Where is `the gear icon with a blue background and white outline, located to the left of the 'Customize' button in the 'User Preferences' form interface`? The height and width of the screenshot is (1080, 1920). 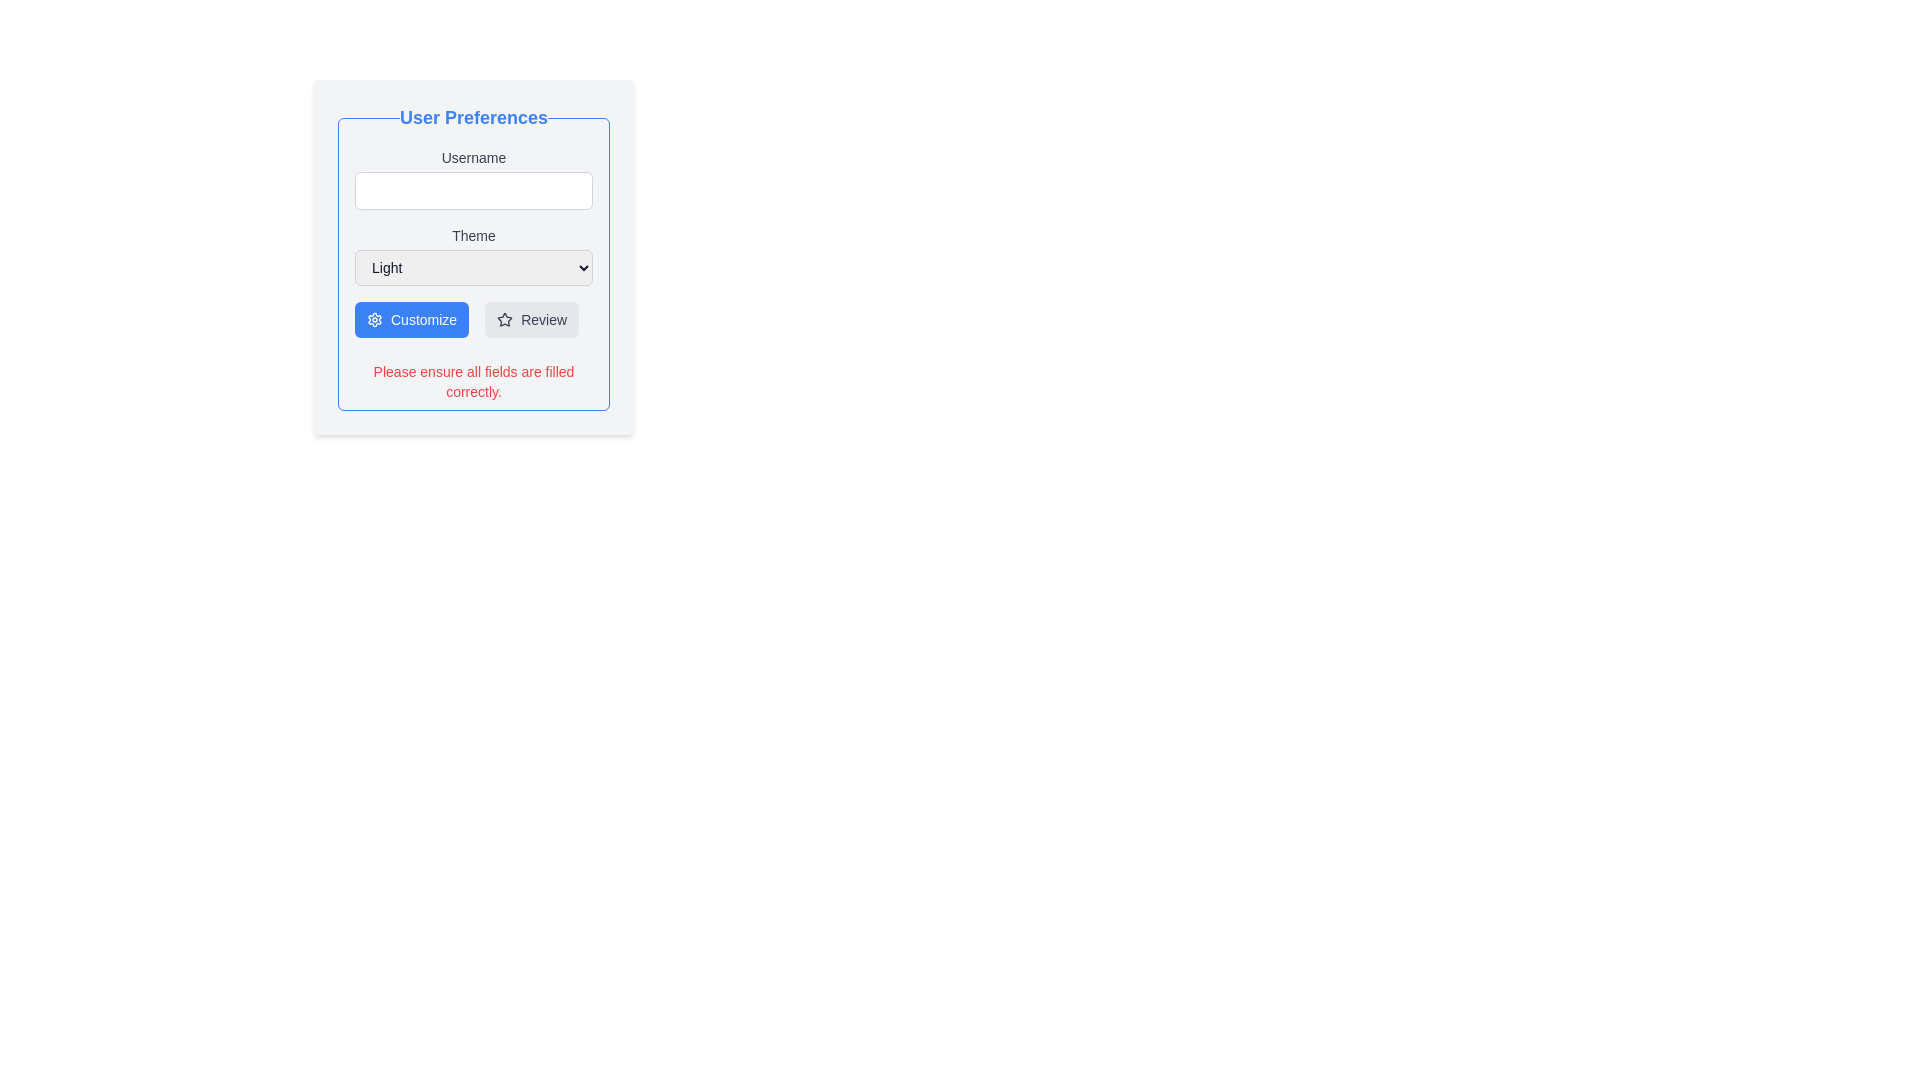 the gear icon with a blue background and white outline, located to the left of the 'Customize' button in the 'User Preferences' form interface is located at coordinates (374, 319).